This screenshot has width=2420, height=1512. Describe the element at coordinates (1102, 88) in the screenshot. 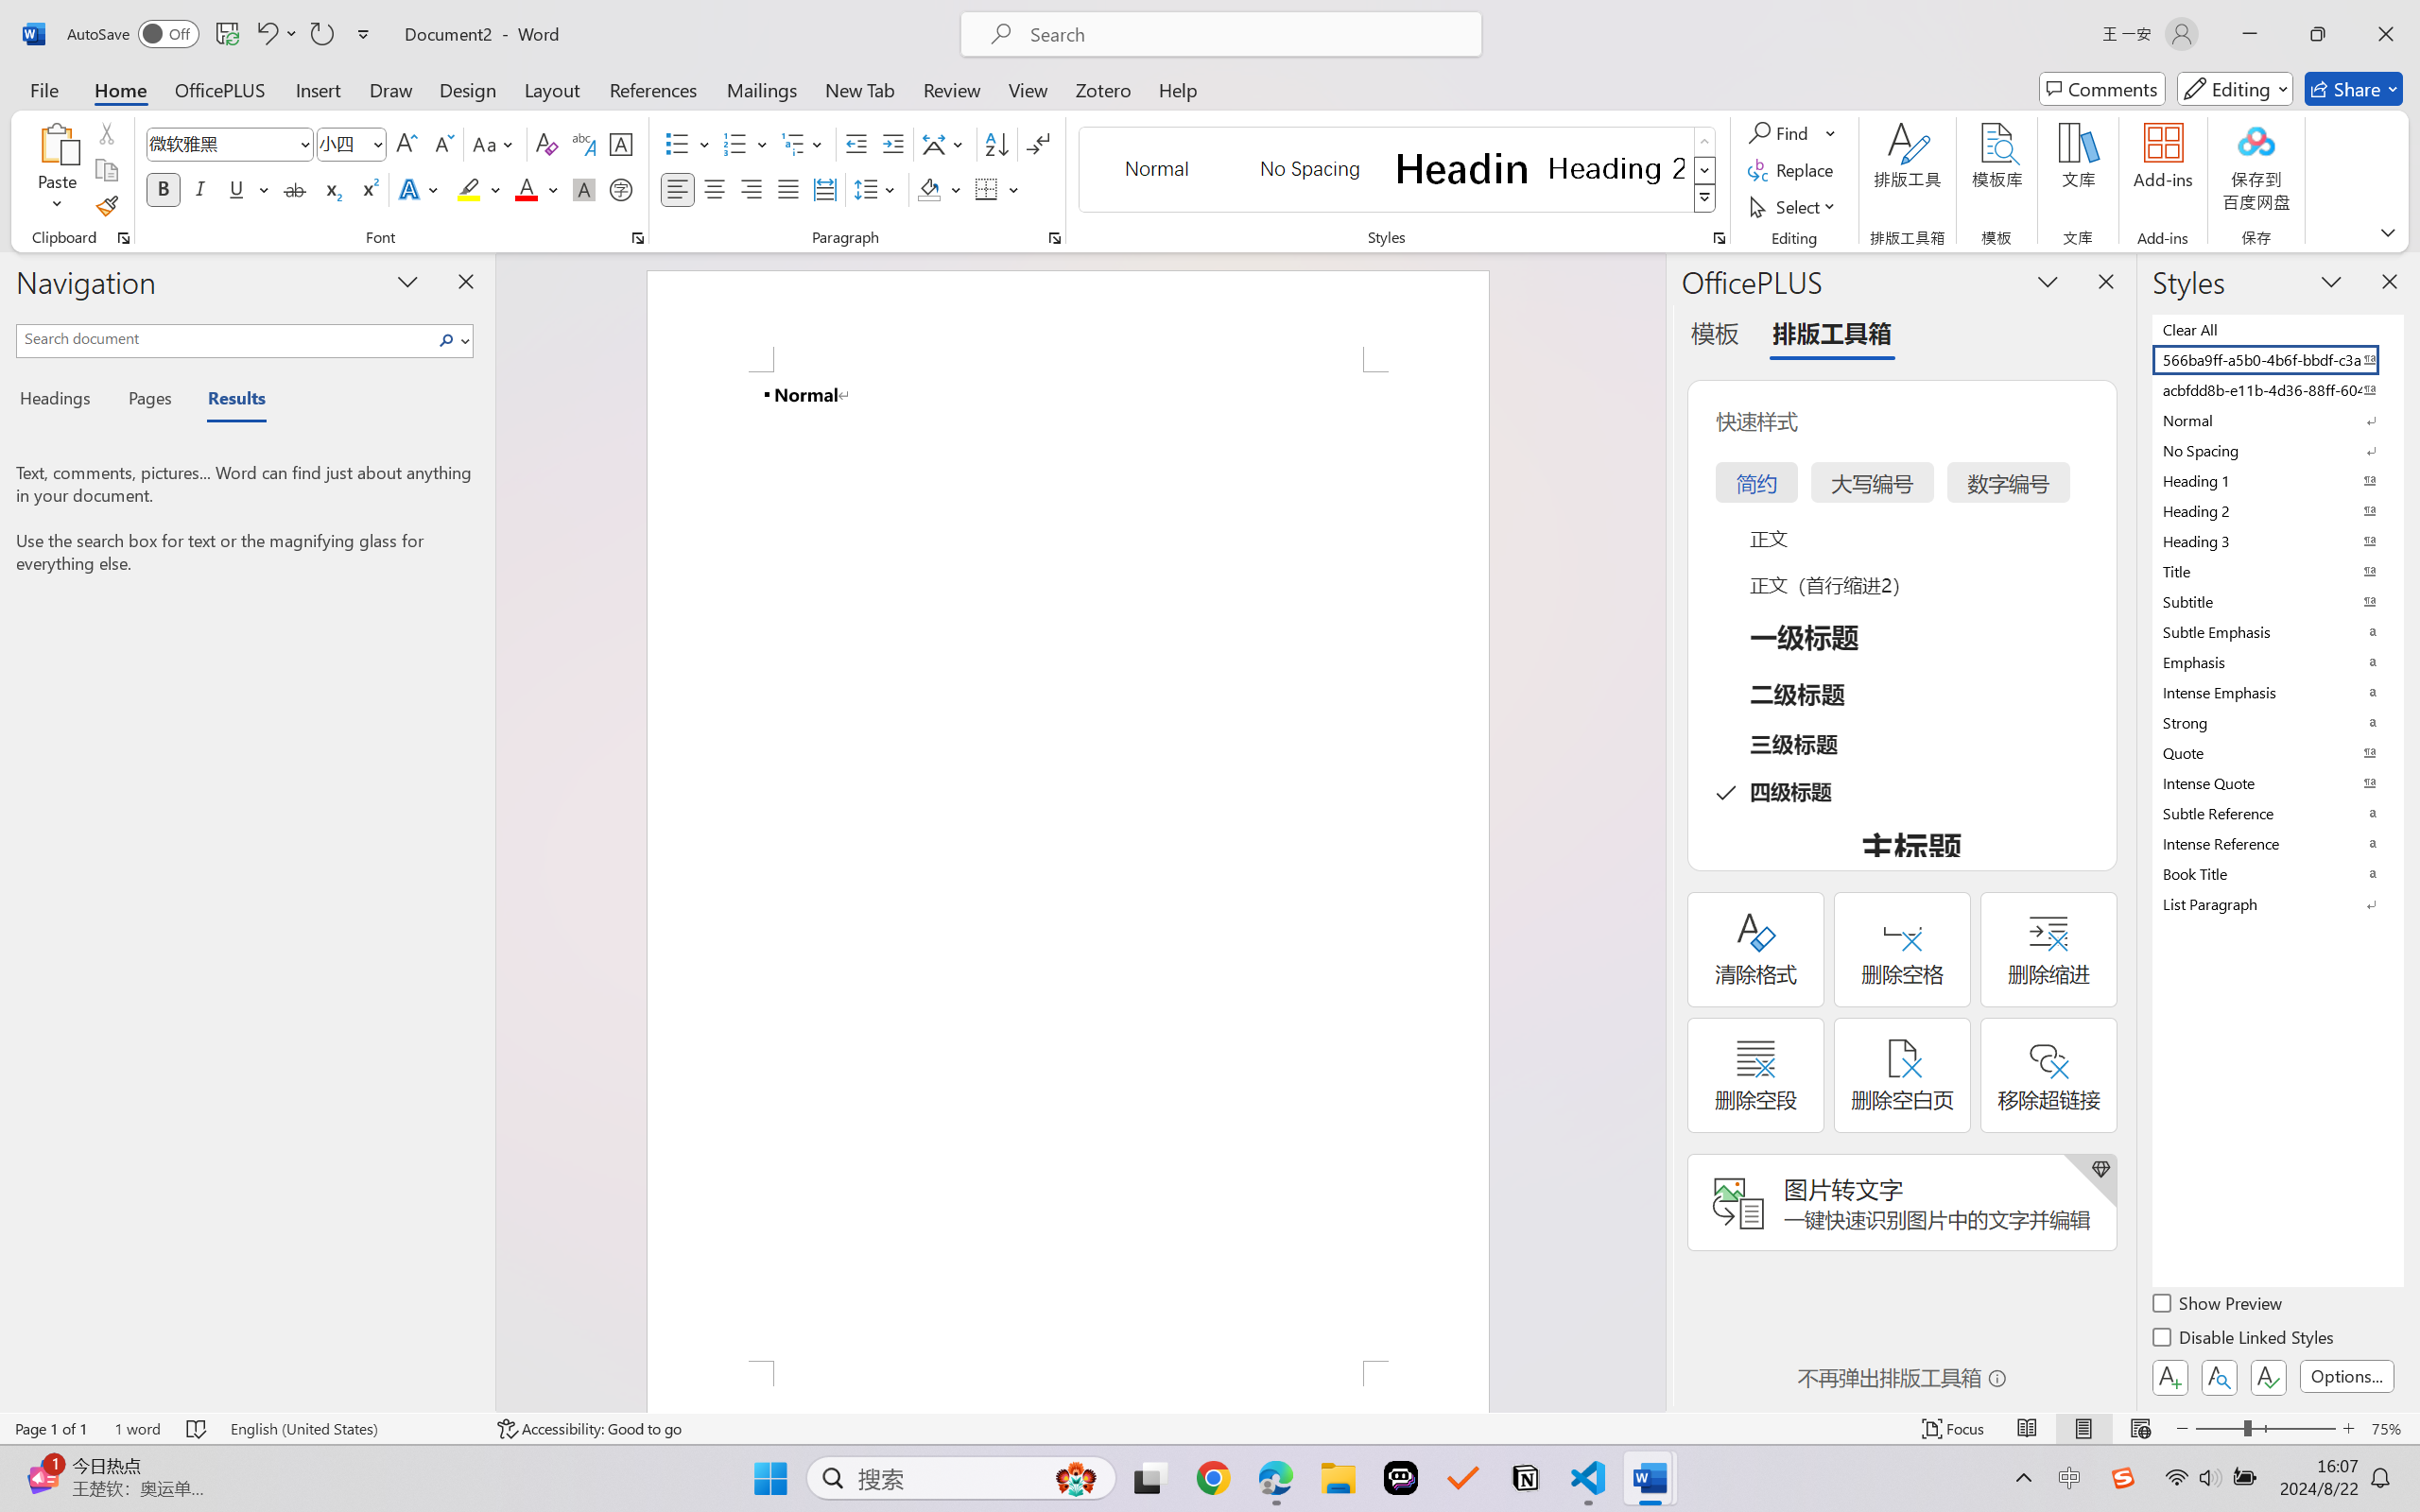

I see `'Zotero'` at that location.